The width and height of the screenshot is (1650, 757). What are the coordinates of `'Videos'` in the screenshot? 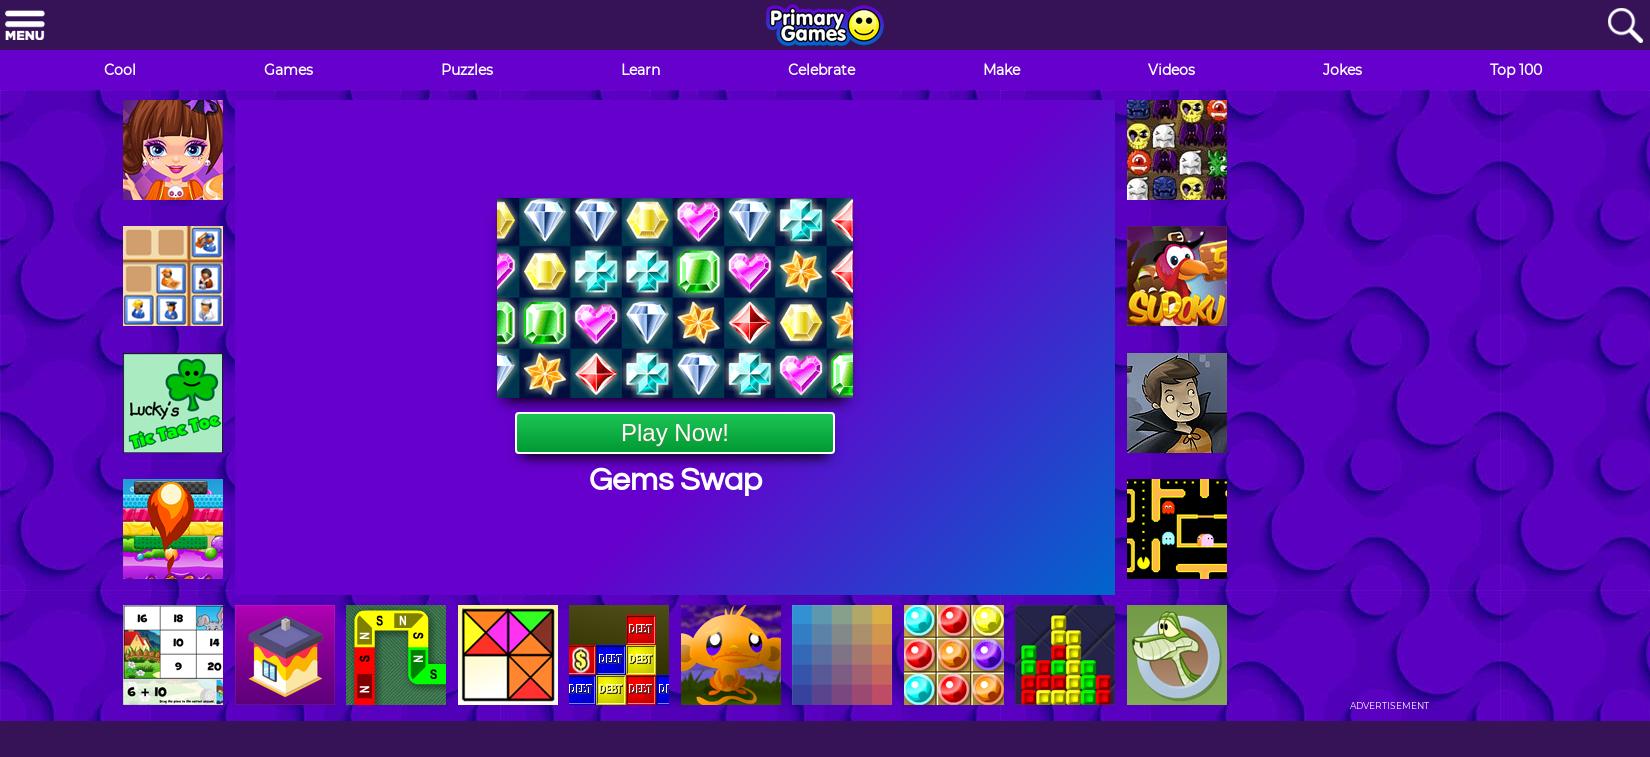 It's located at (1171, 69).